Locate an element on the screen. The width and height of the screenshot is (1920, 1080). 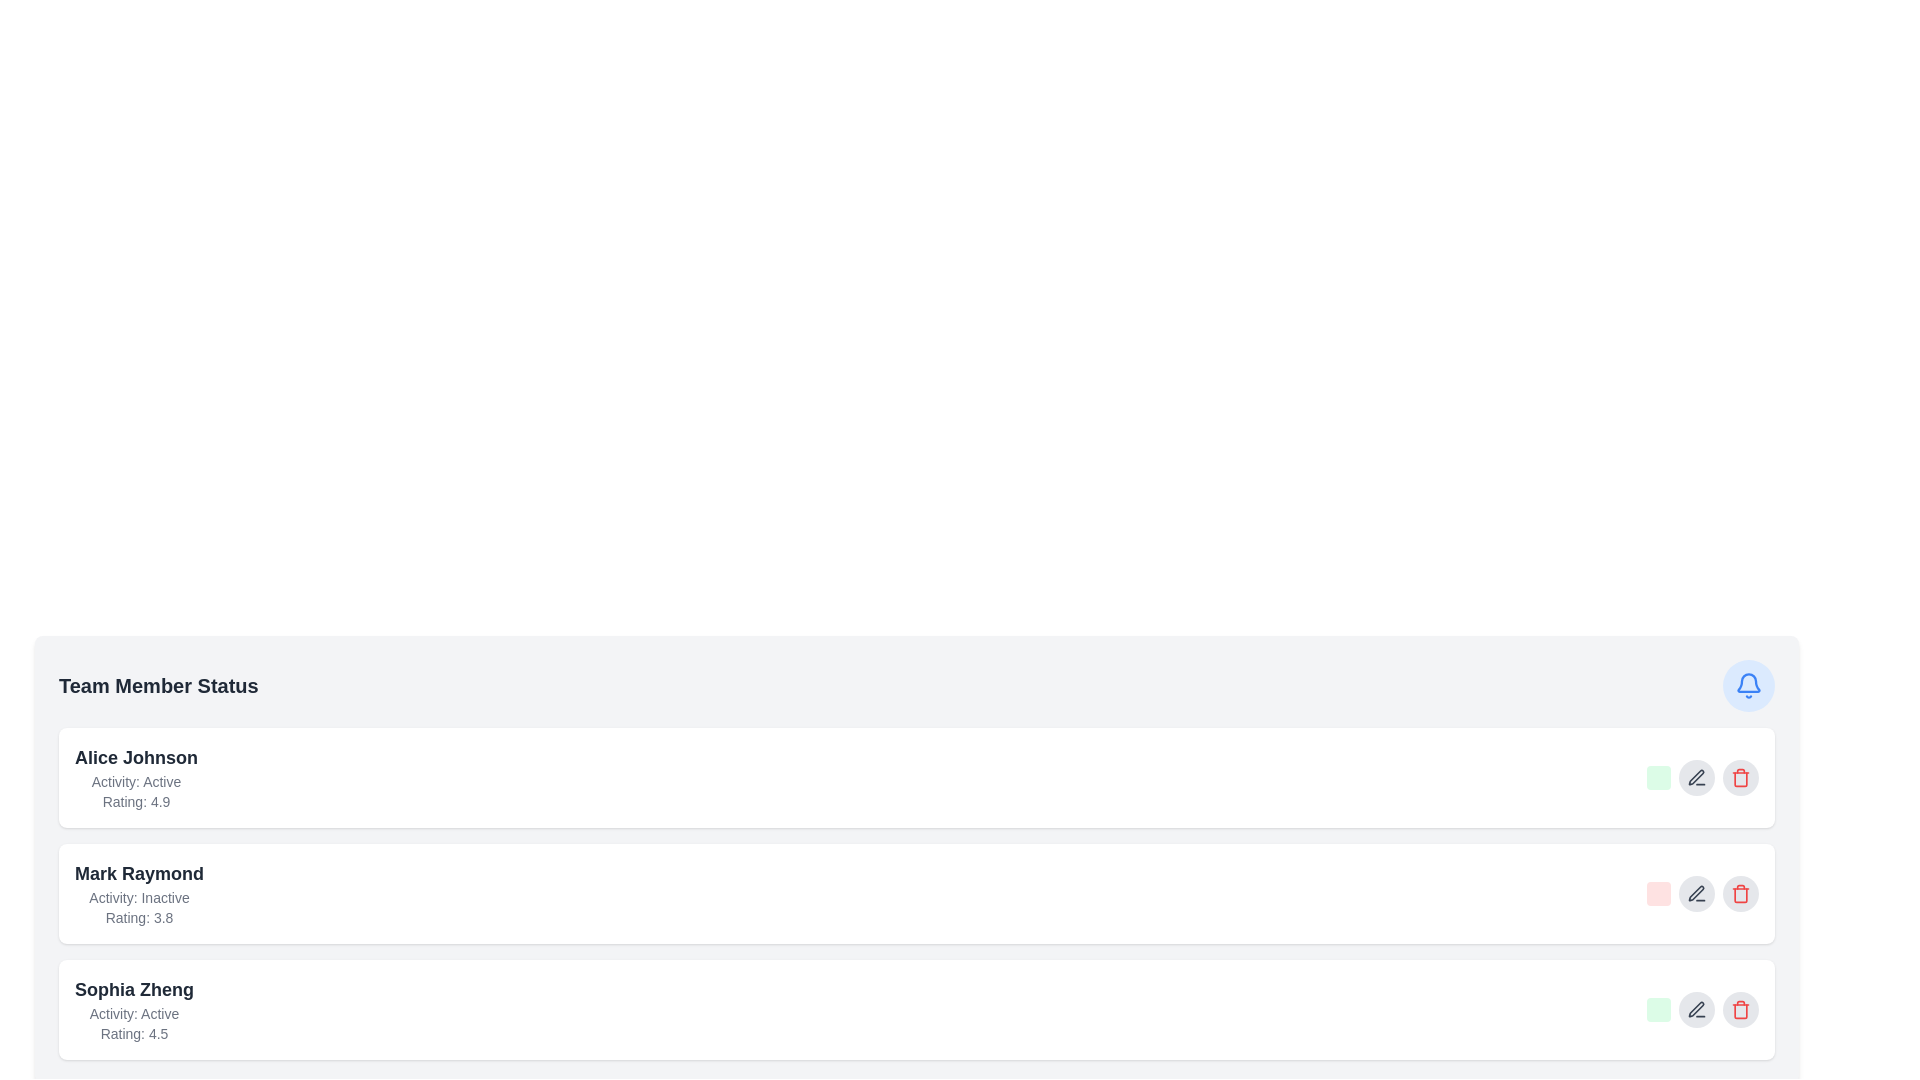
the trash bin icon representing the bin's body area, located to the right of the row aligned with 'Mark Raymond' is located at coordinates (1740, 893).